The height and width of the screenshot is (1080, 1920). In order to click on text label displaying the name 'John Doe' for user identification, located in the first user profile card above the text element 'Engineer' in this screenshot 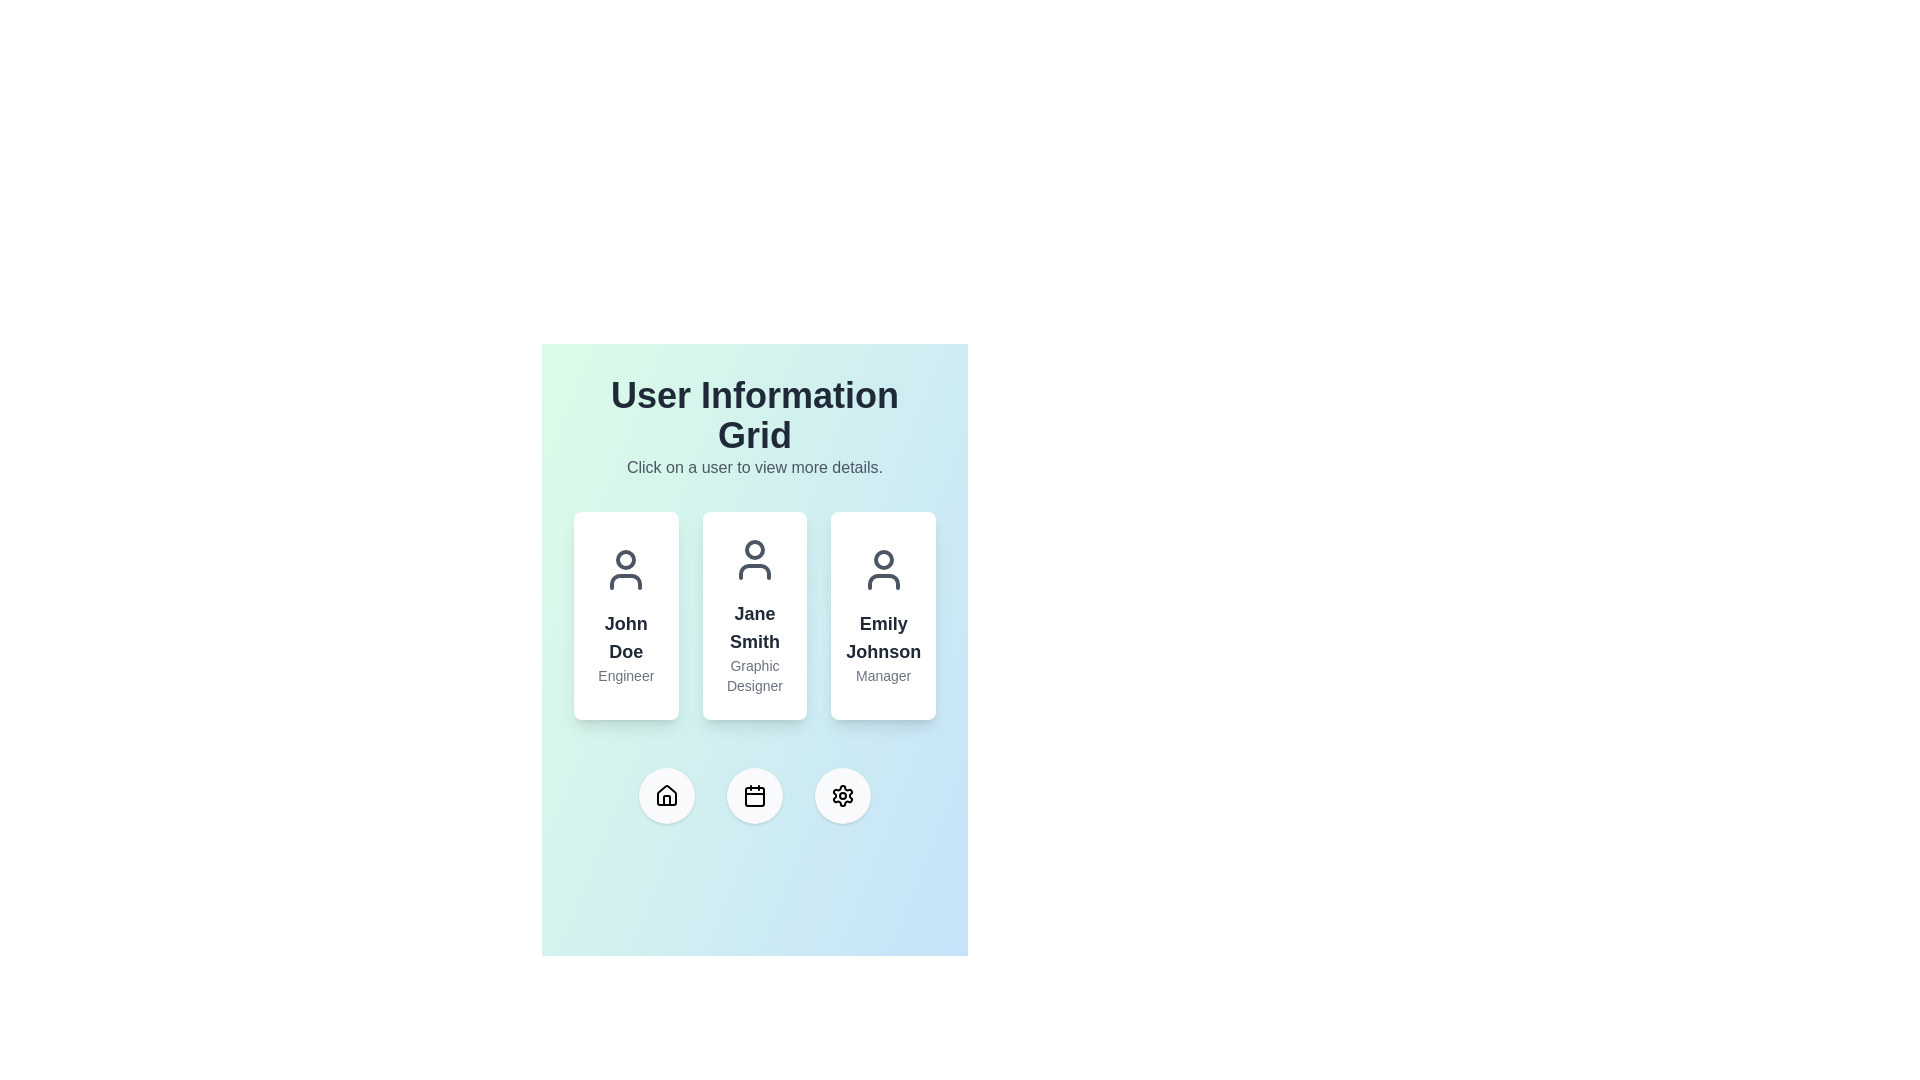, I will do `click(625, 637)`.